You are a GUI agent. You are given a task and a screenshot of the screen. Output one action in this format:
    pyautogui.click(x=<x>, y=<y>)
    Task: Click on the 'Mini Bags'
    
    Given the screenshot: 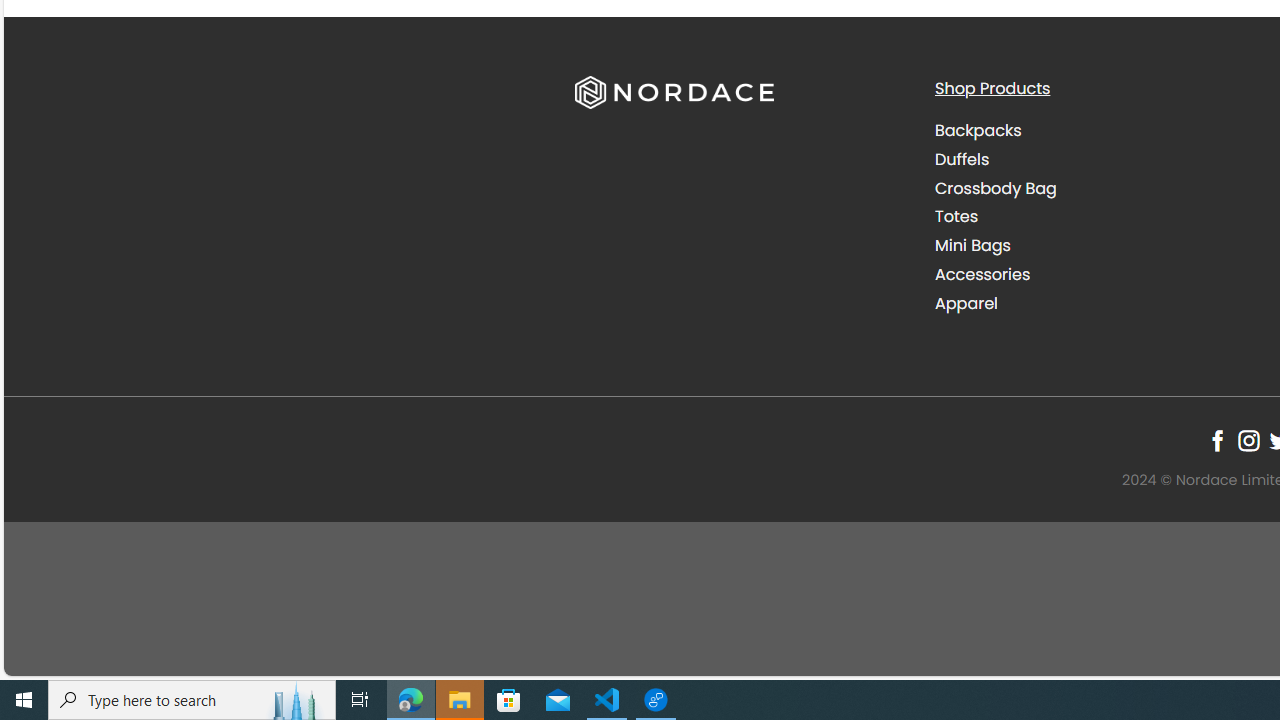 What is the action you would take?
    pyautogui.click(x=972, y=244)
    